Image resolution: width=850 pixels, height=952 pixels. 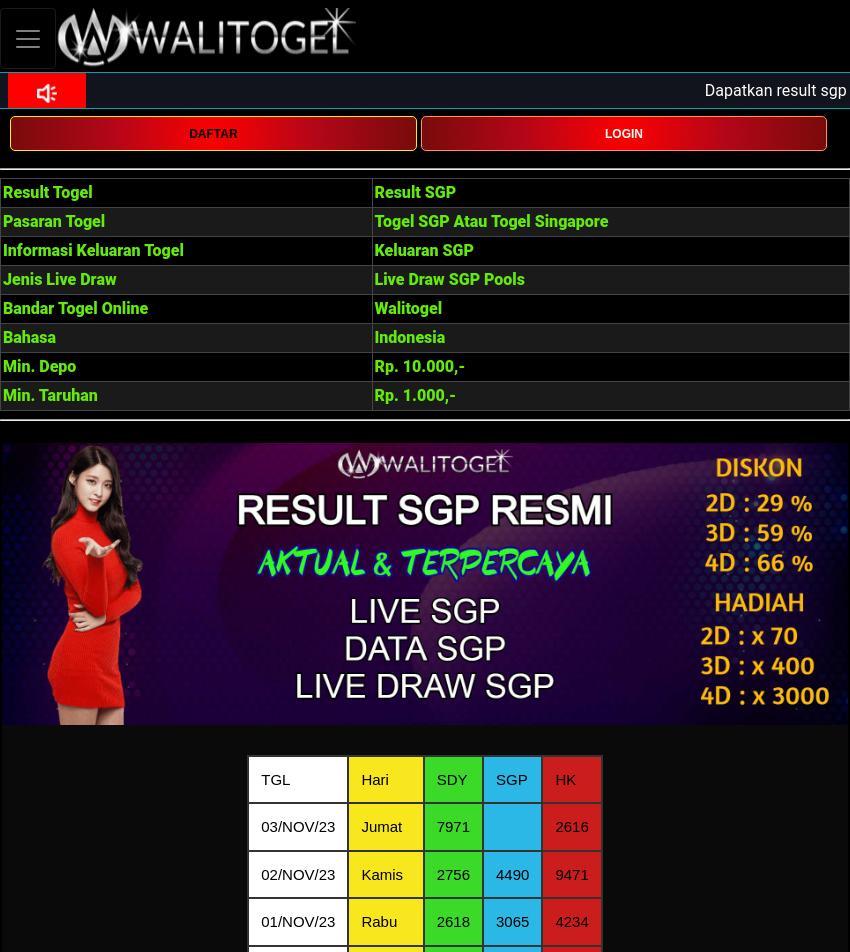 What do you see at coordinates (373, 279) in the screenshot?
I see `'Live Draw SGP Pools'` at bounding box center [373, 279].